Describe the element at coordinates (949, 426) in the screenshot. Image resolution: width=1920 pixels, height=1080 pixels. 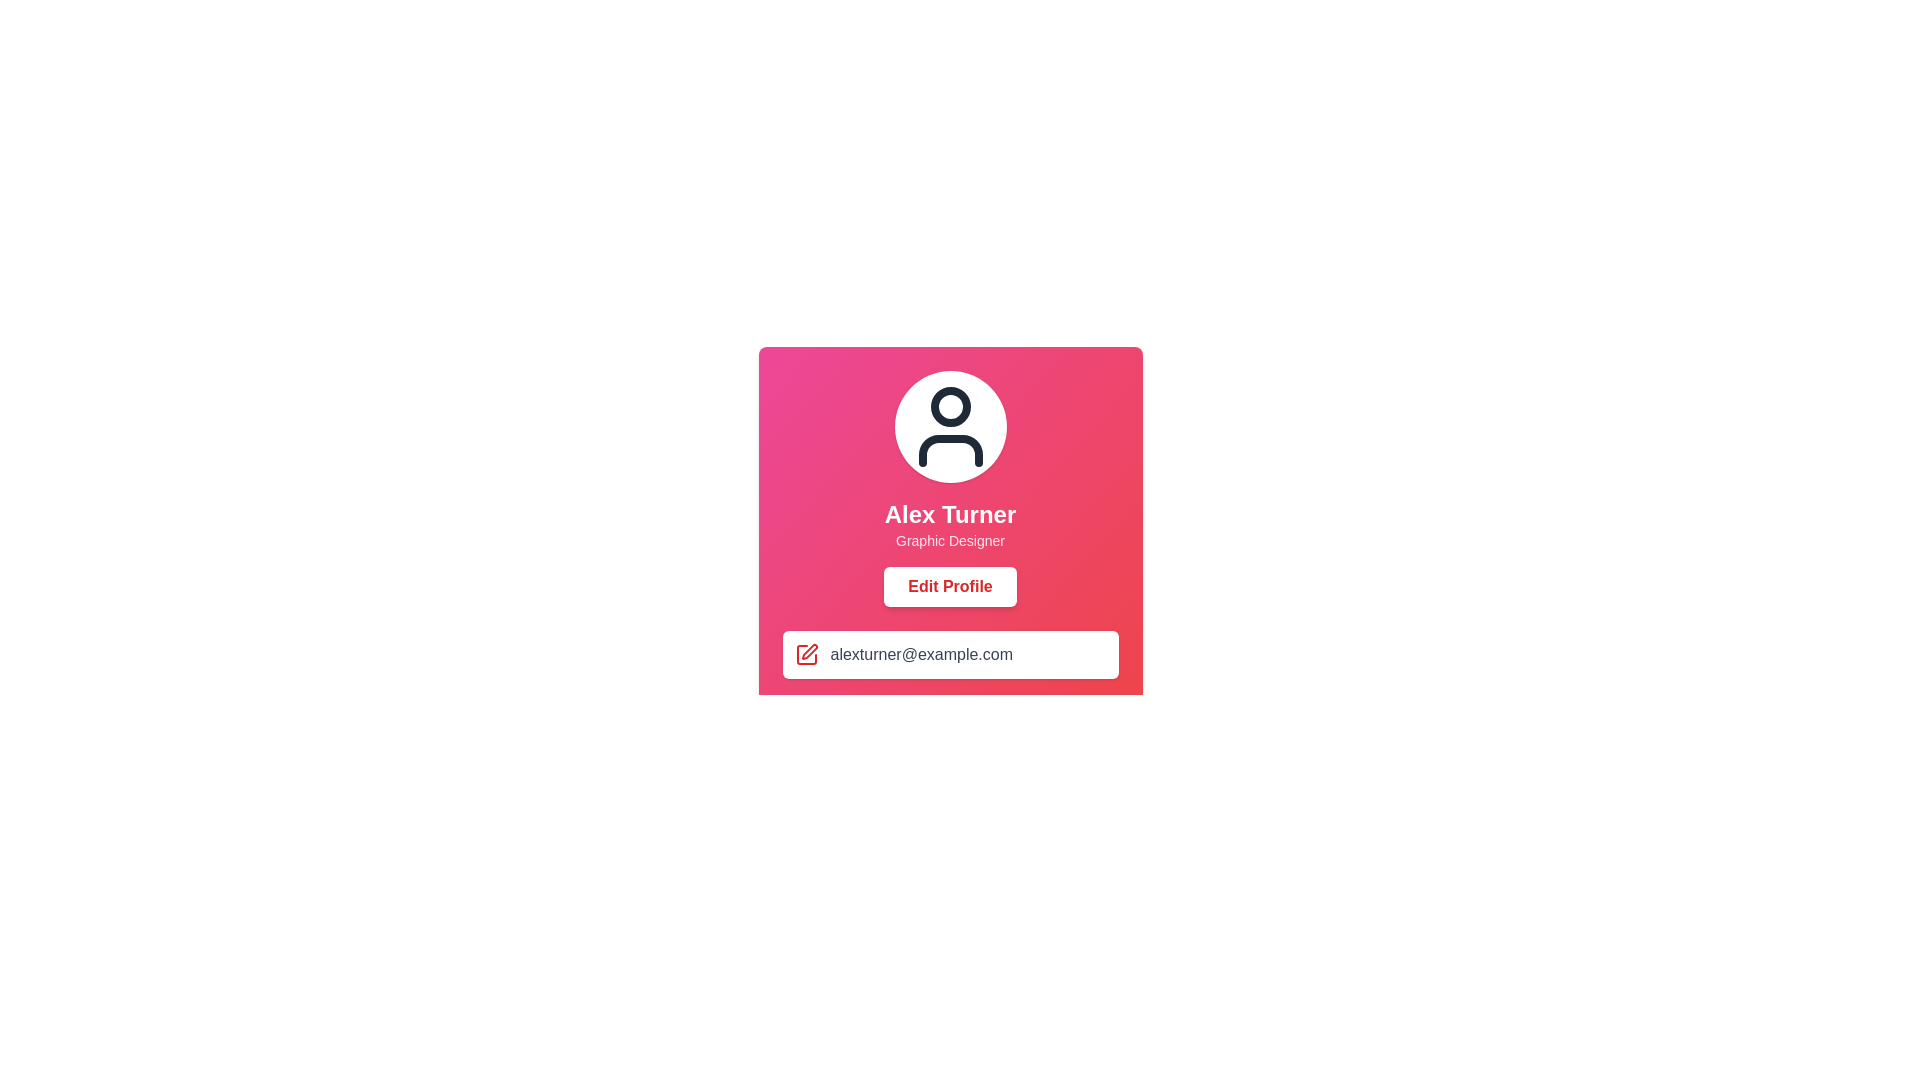
I see `the circular user silhouette icon at the top of the profile card, which features a white background and bold dark strokes, positioned above the text 'Alex Turner' and 'Graphic Designer'` at that location.